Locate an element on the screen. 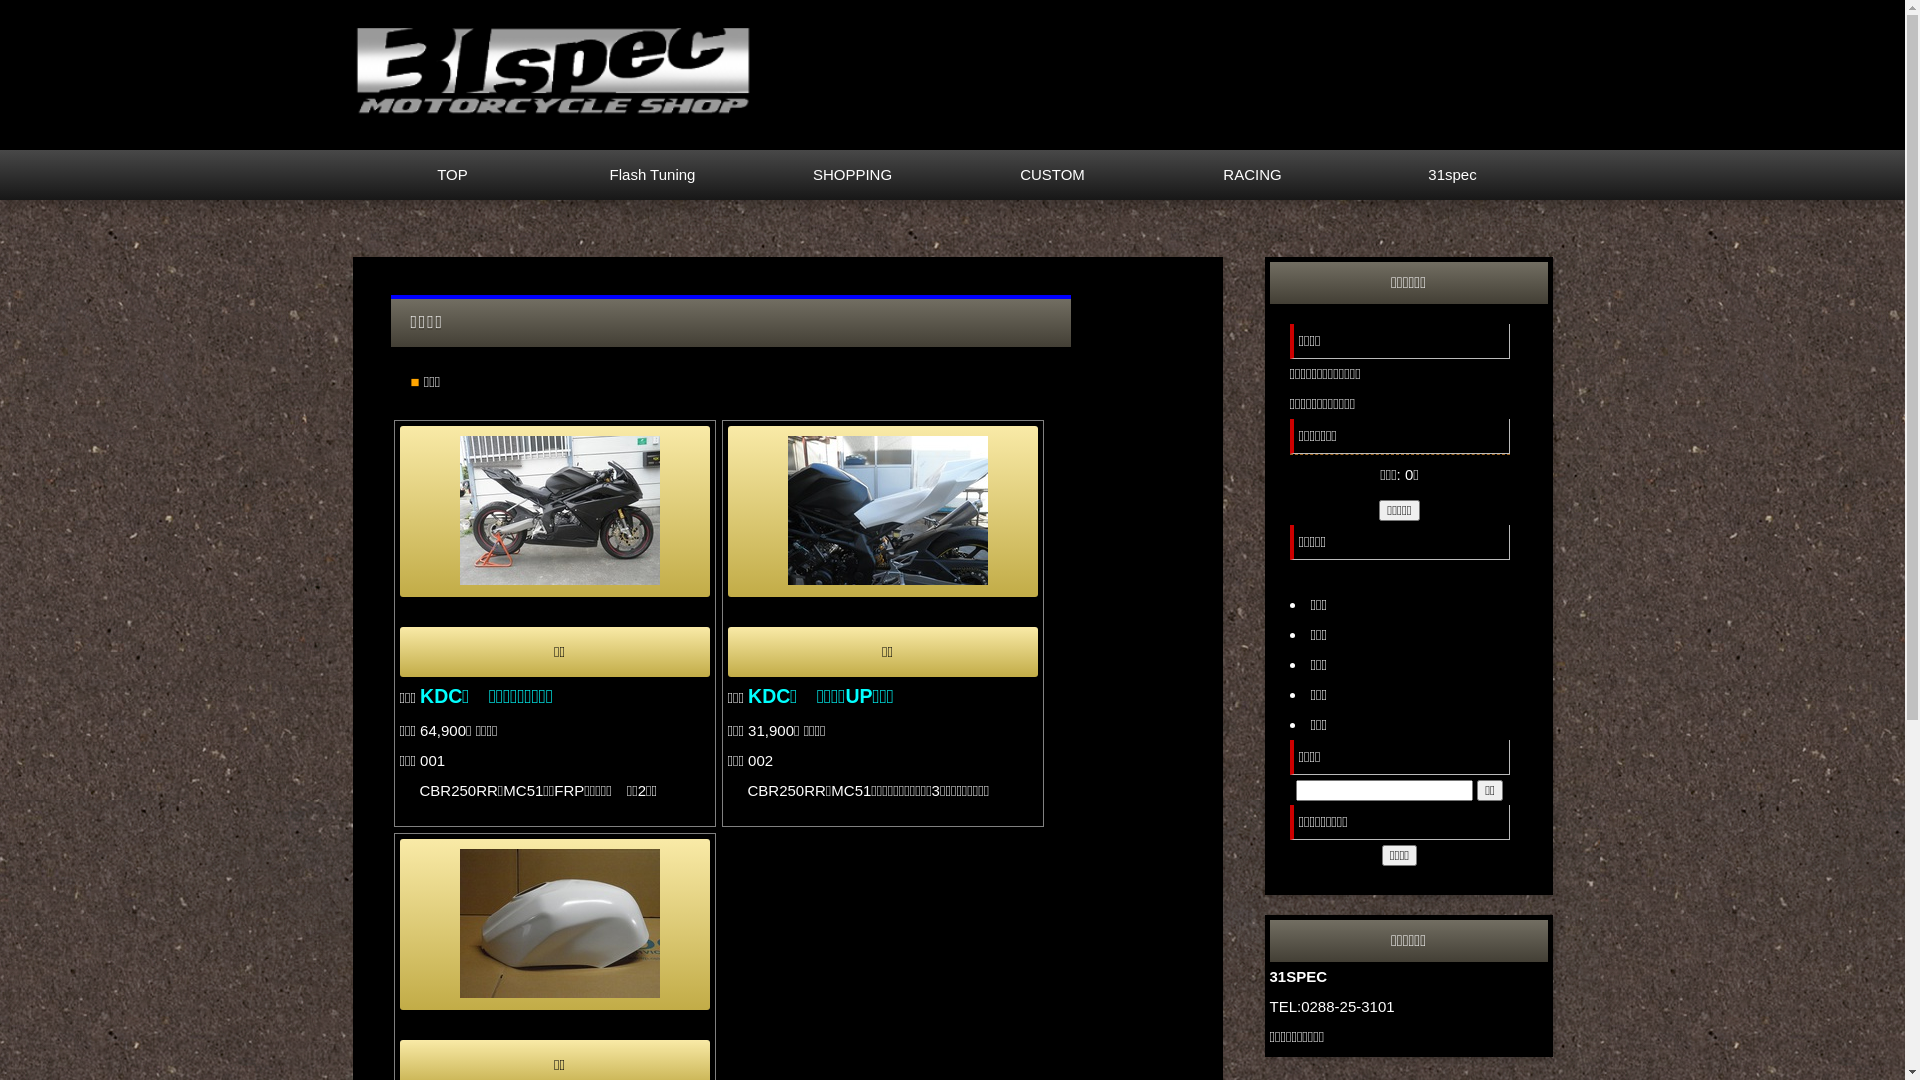  'SHOPPING' is located at coordinates (751, 173).